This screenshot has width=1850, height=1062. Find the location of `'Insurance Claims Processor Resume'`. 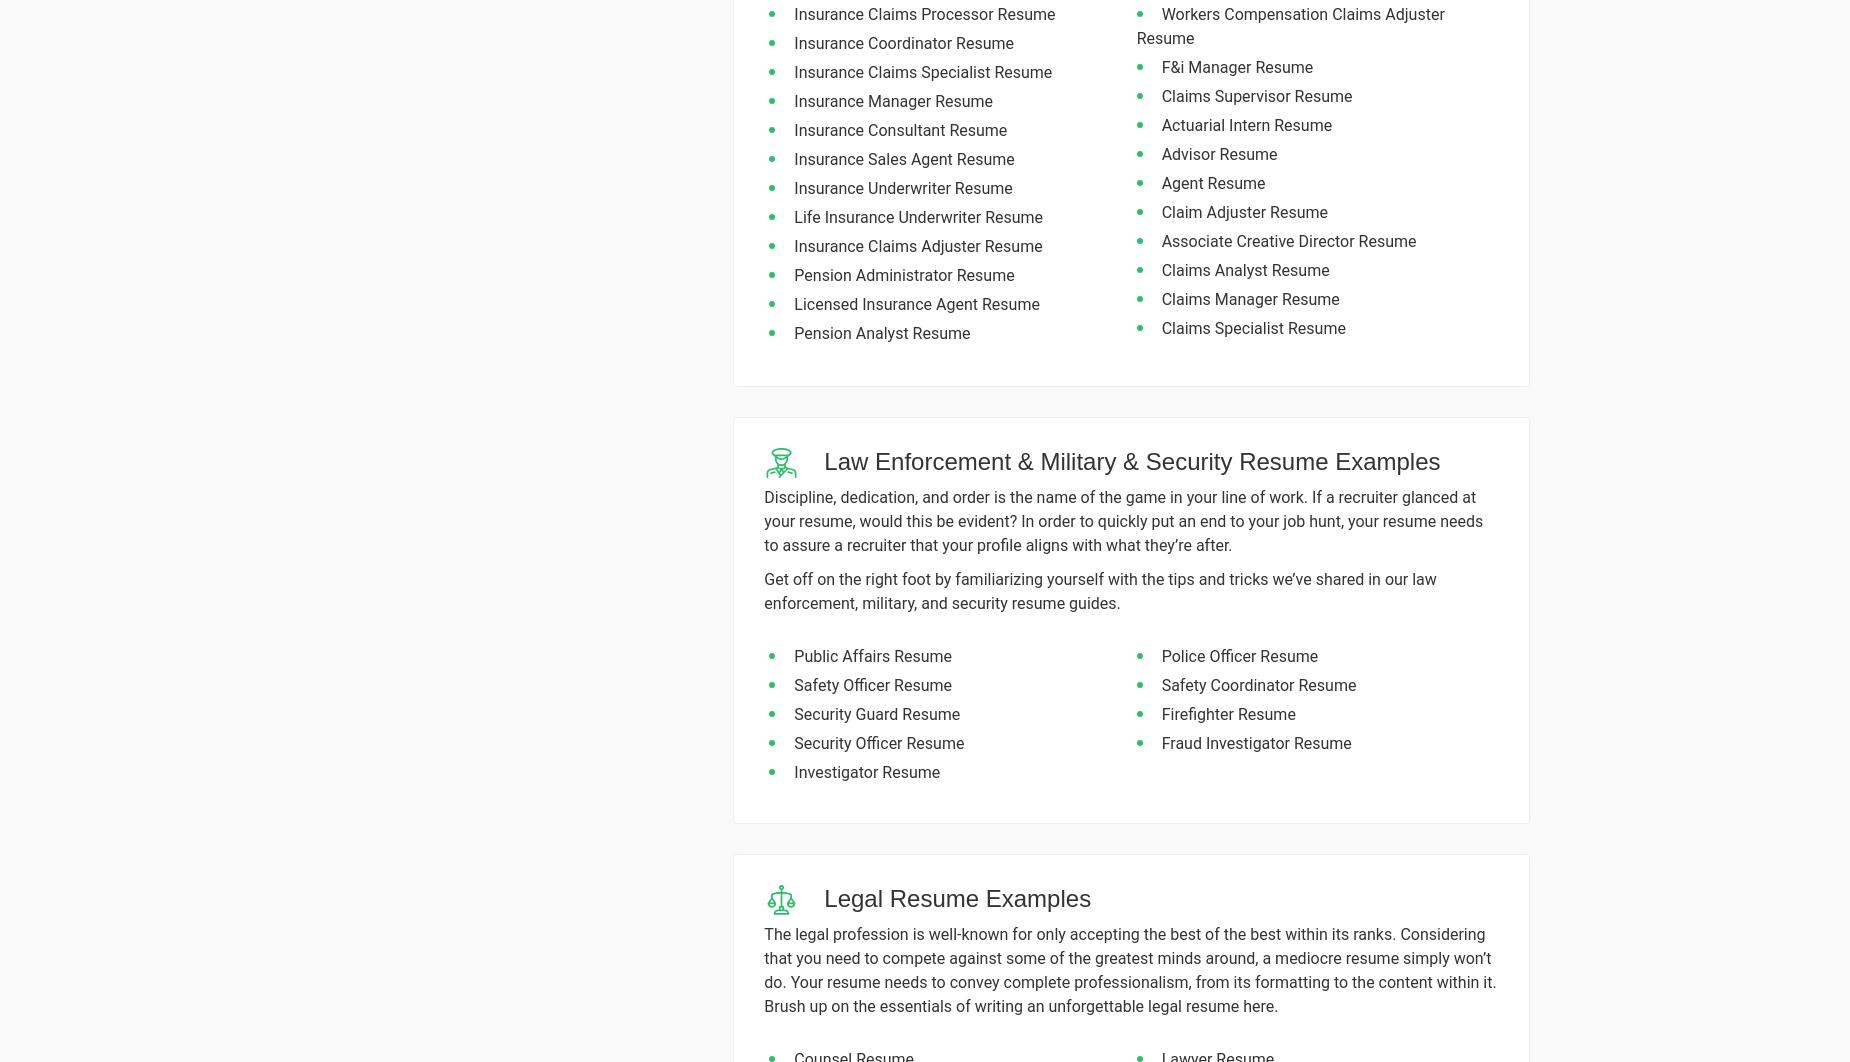

'Insurance Claims Processor Resume' is located at coordinates (924, 13).